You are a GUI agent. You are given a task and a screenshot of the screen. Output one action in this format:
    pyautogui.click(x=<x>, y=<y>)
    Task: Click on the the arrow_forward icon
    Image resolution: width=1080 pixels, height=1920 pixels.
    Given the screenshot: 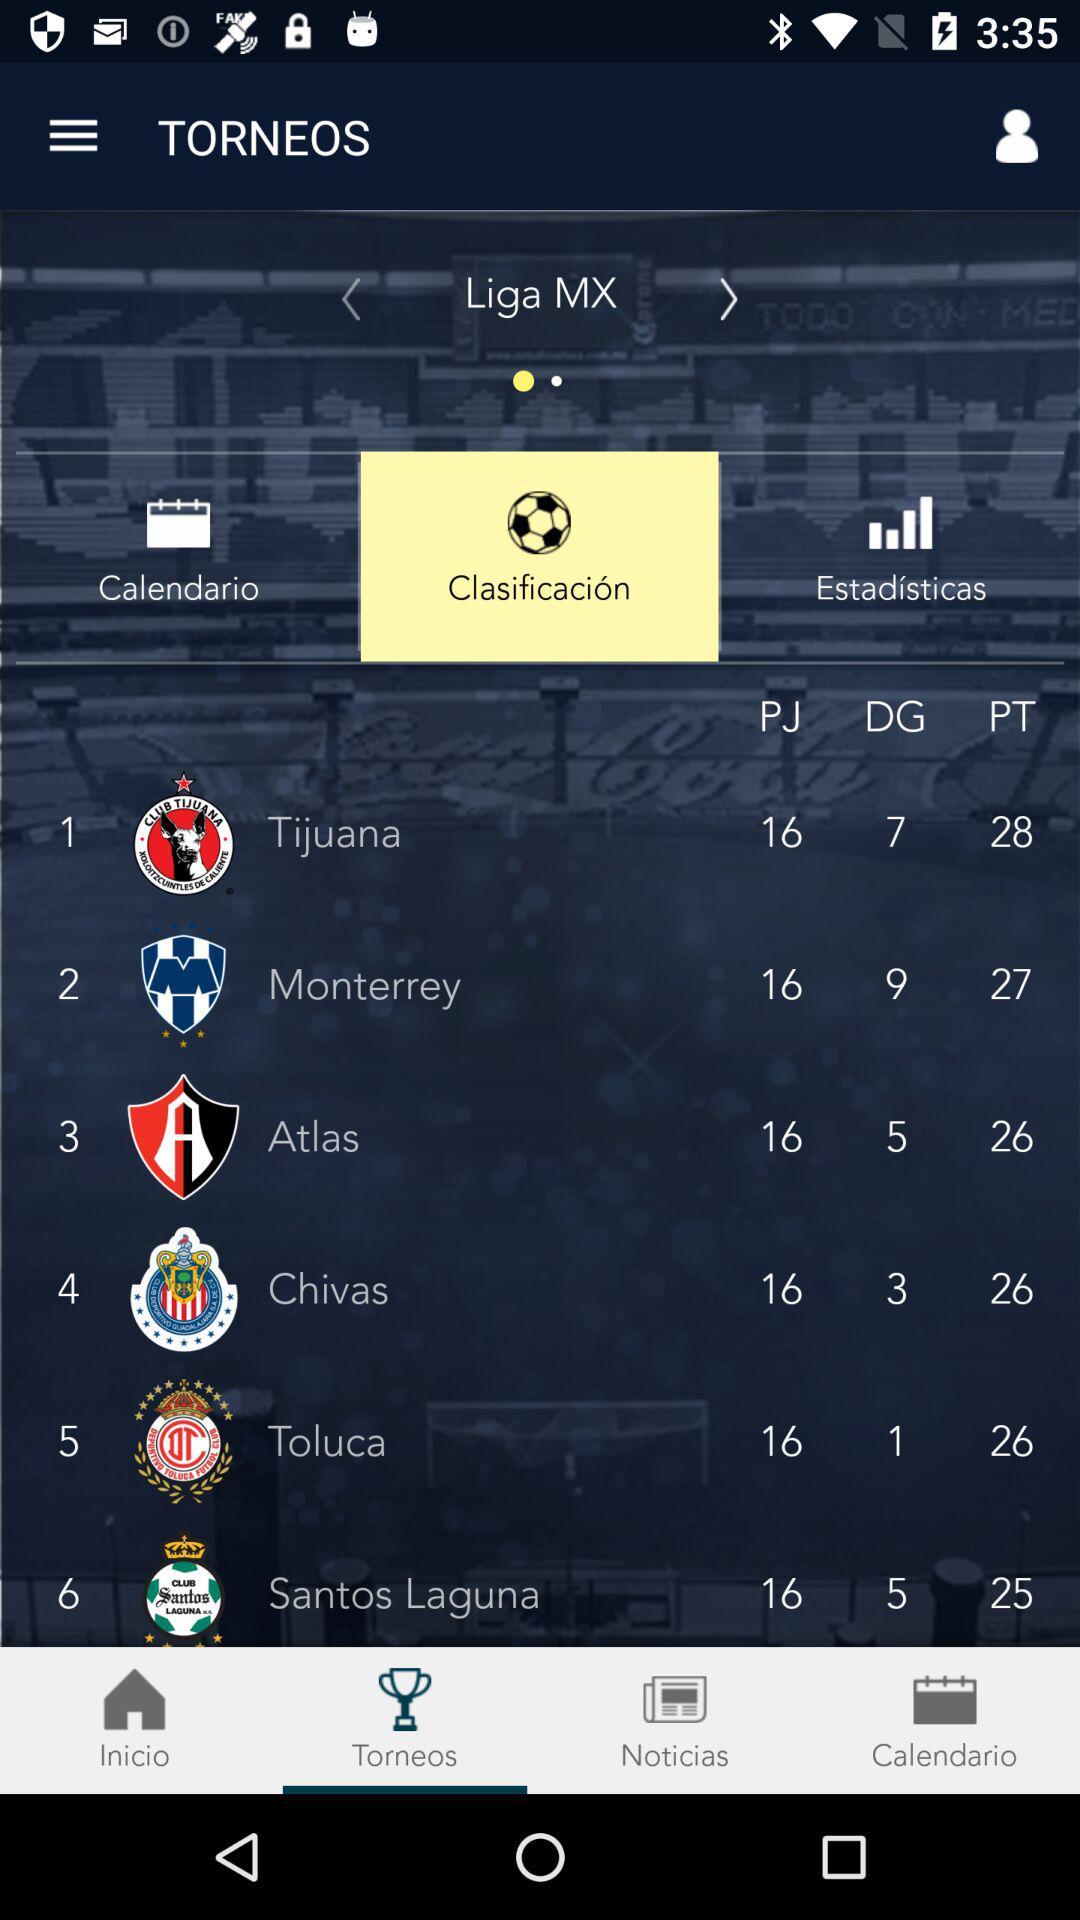 What is the action you would take?
    pyautogui.click(x=729, y=298)
    